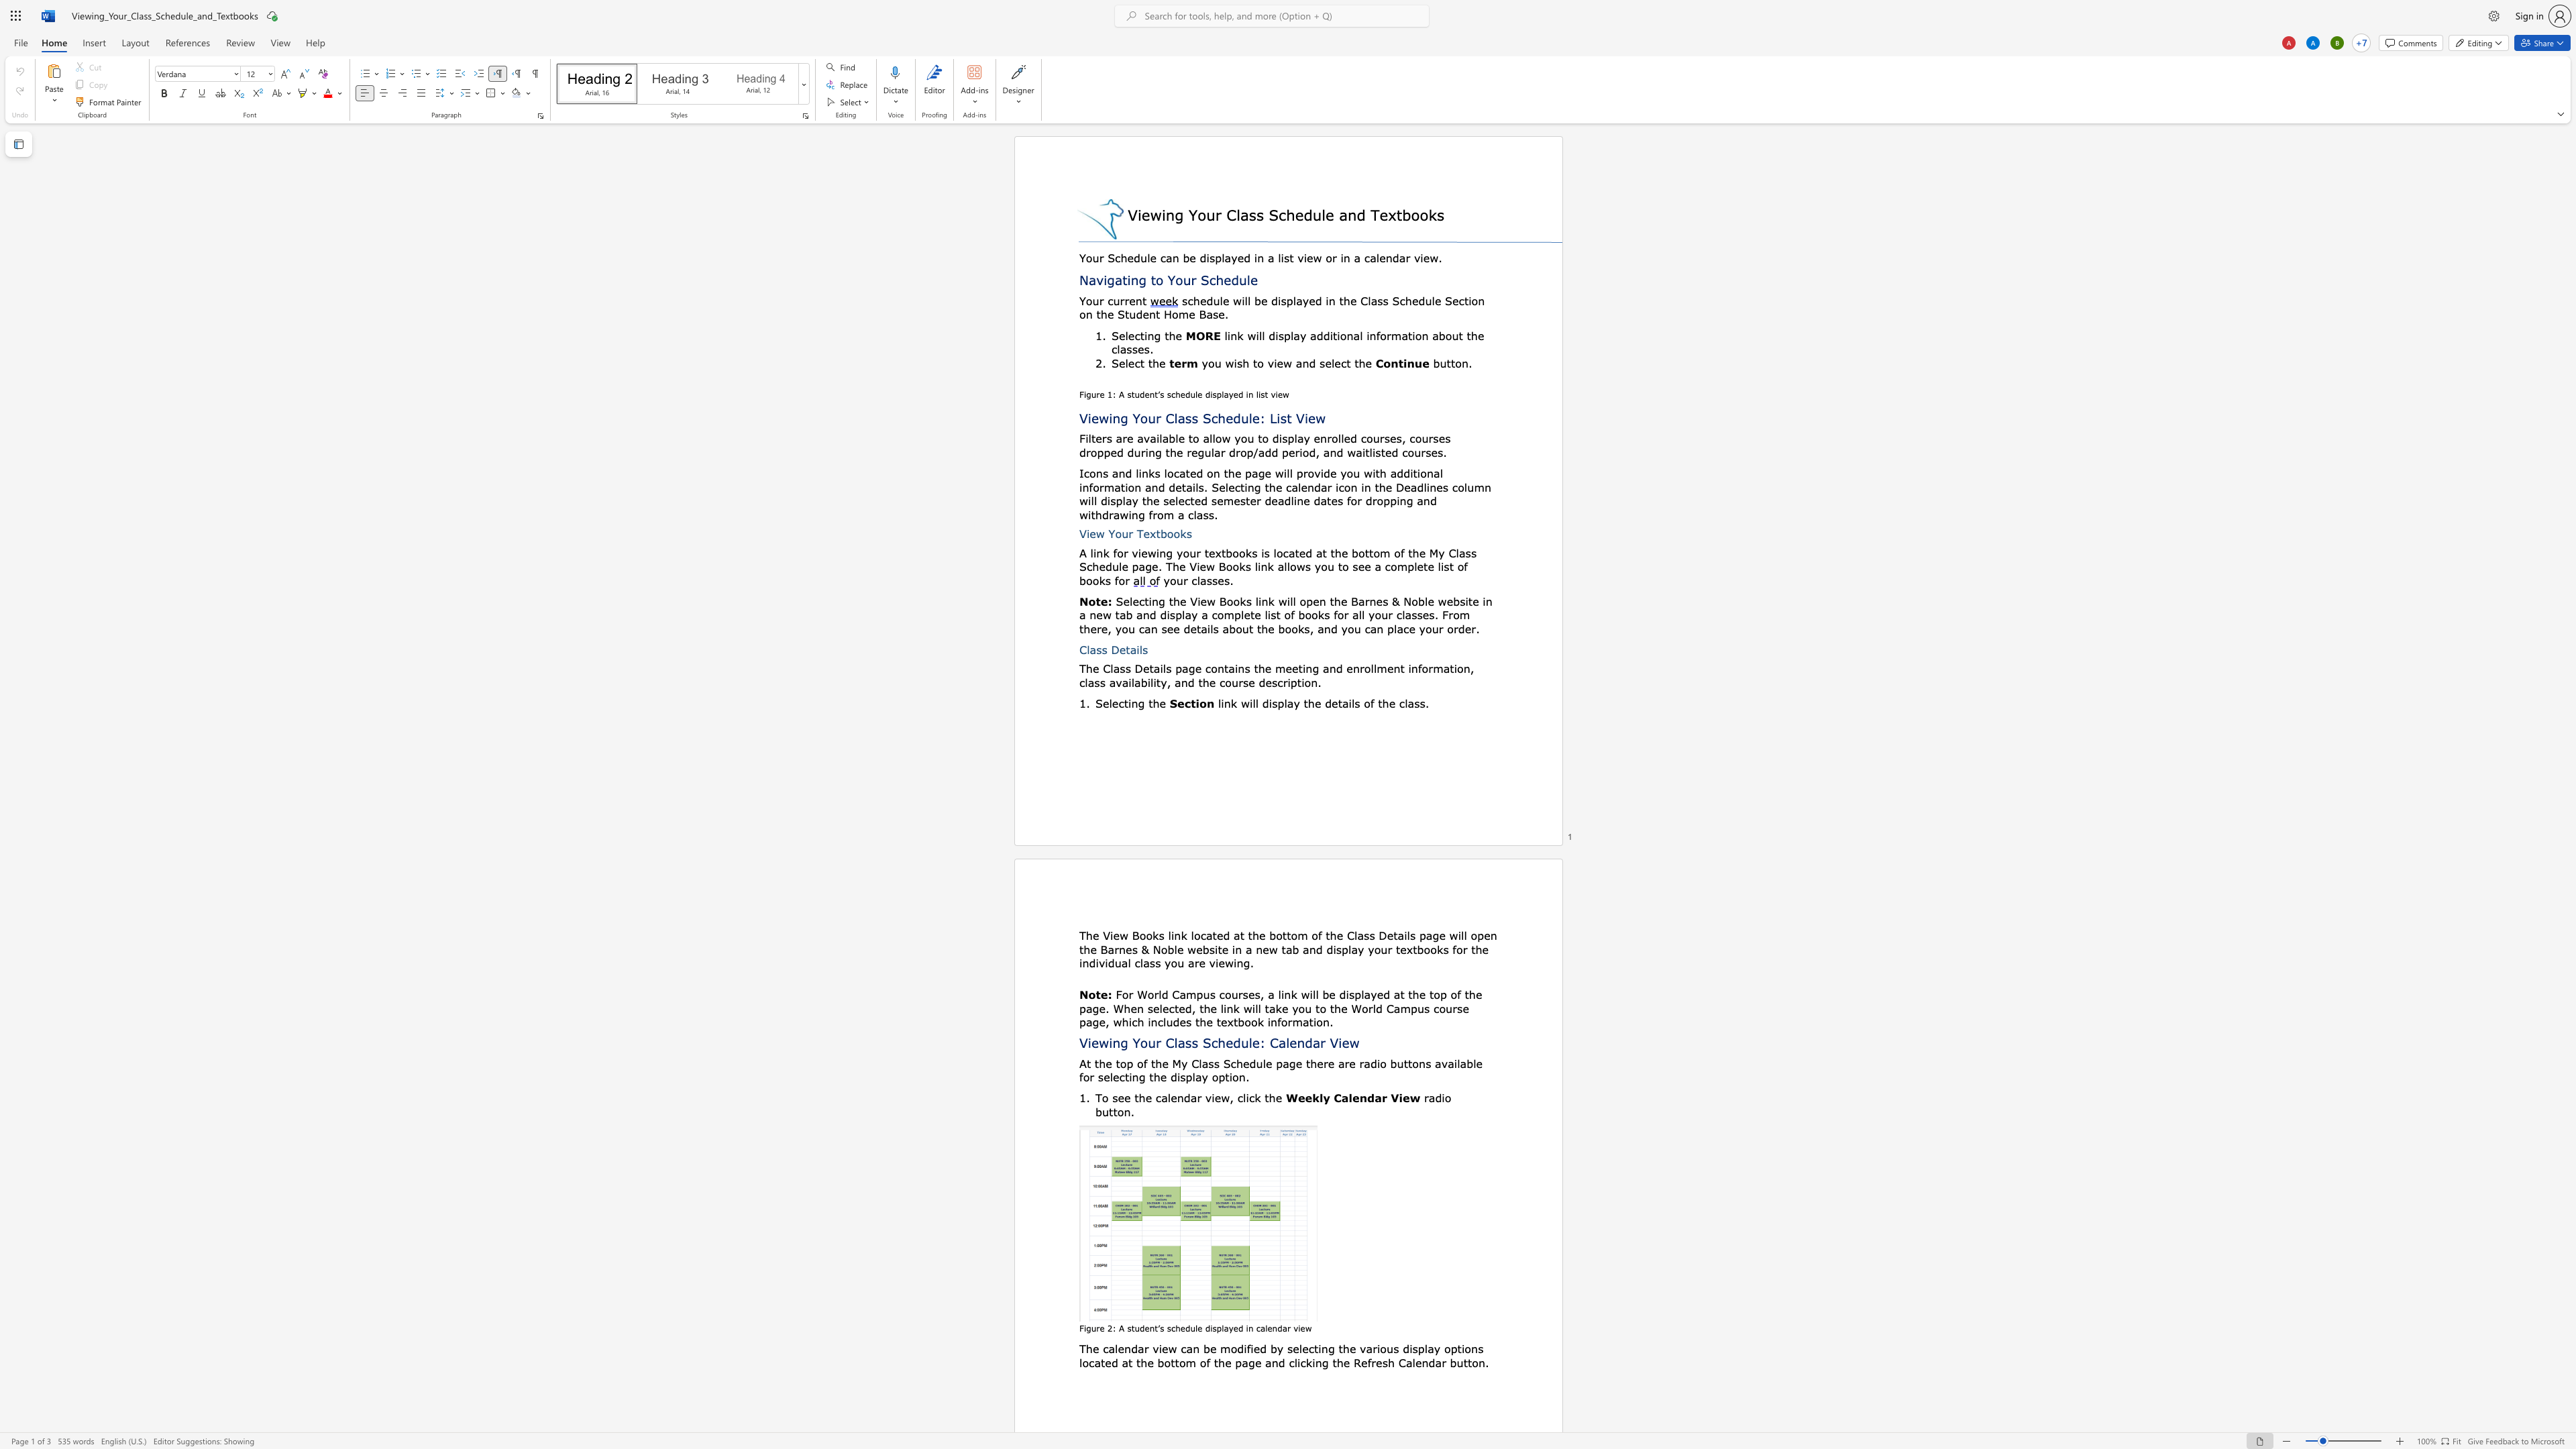 This screenshot has height=1449, width=2576. Describe the element at coordinates (1245, 1097) in the screenshot. I see `the space between the continuous character "l" and "i" in the text` at that location.